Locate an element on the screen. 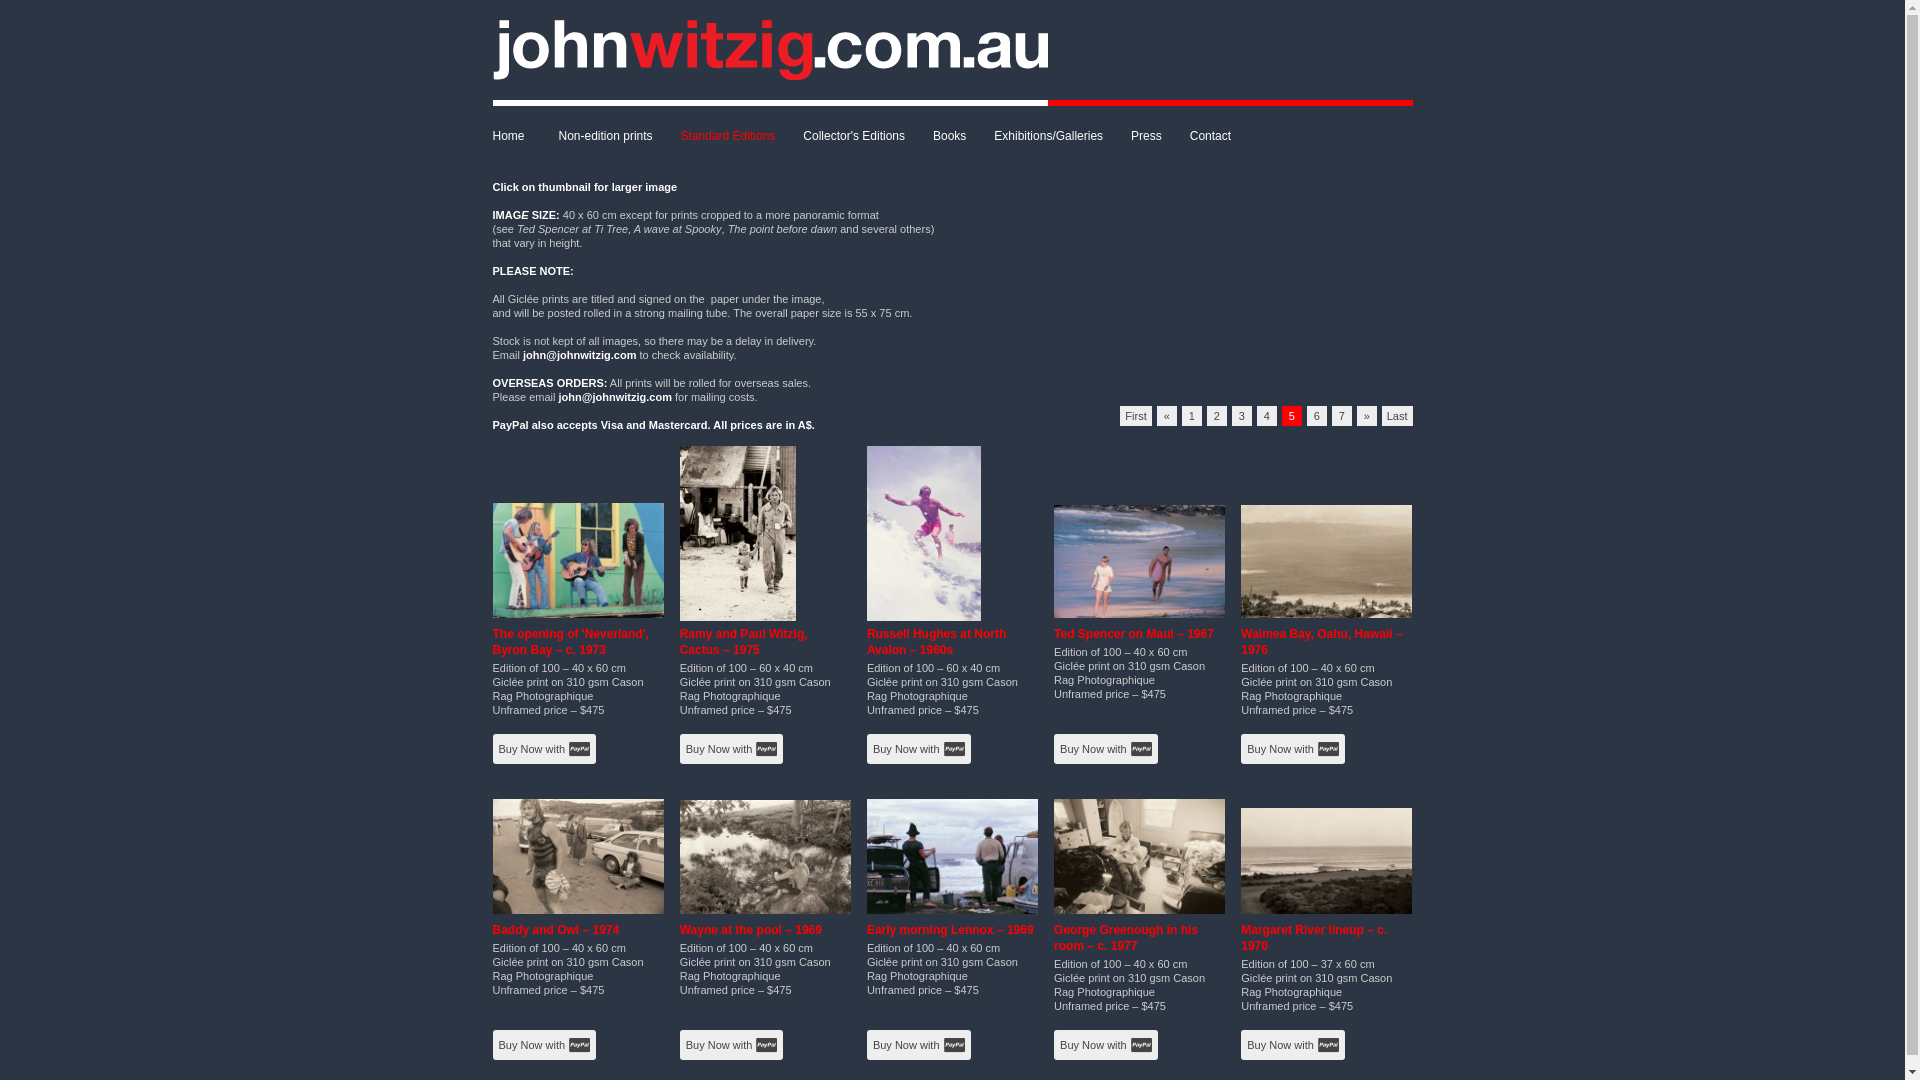 The width and height of the screenshot is (1920, 1080). '7' is located at coordinates (1342, 415).